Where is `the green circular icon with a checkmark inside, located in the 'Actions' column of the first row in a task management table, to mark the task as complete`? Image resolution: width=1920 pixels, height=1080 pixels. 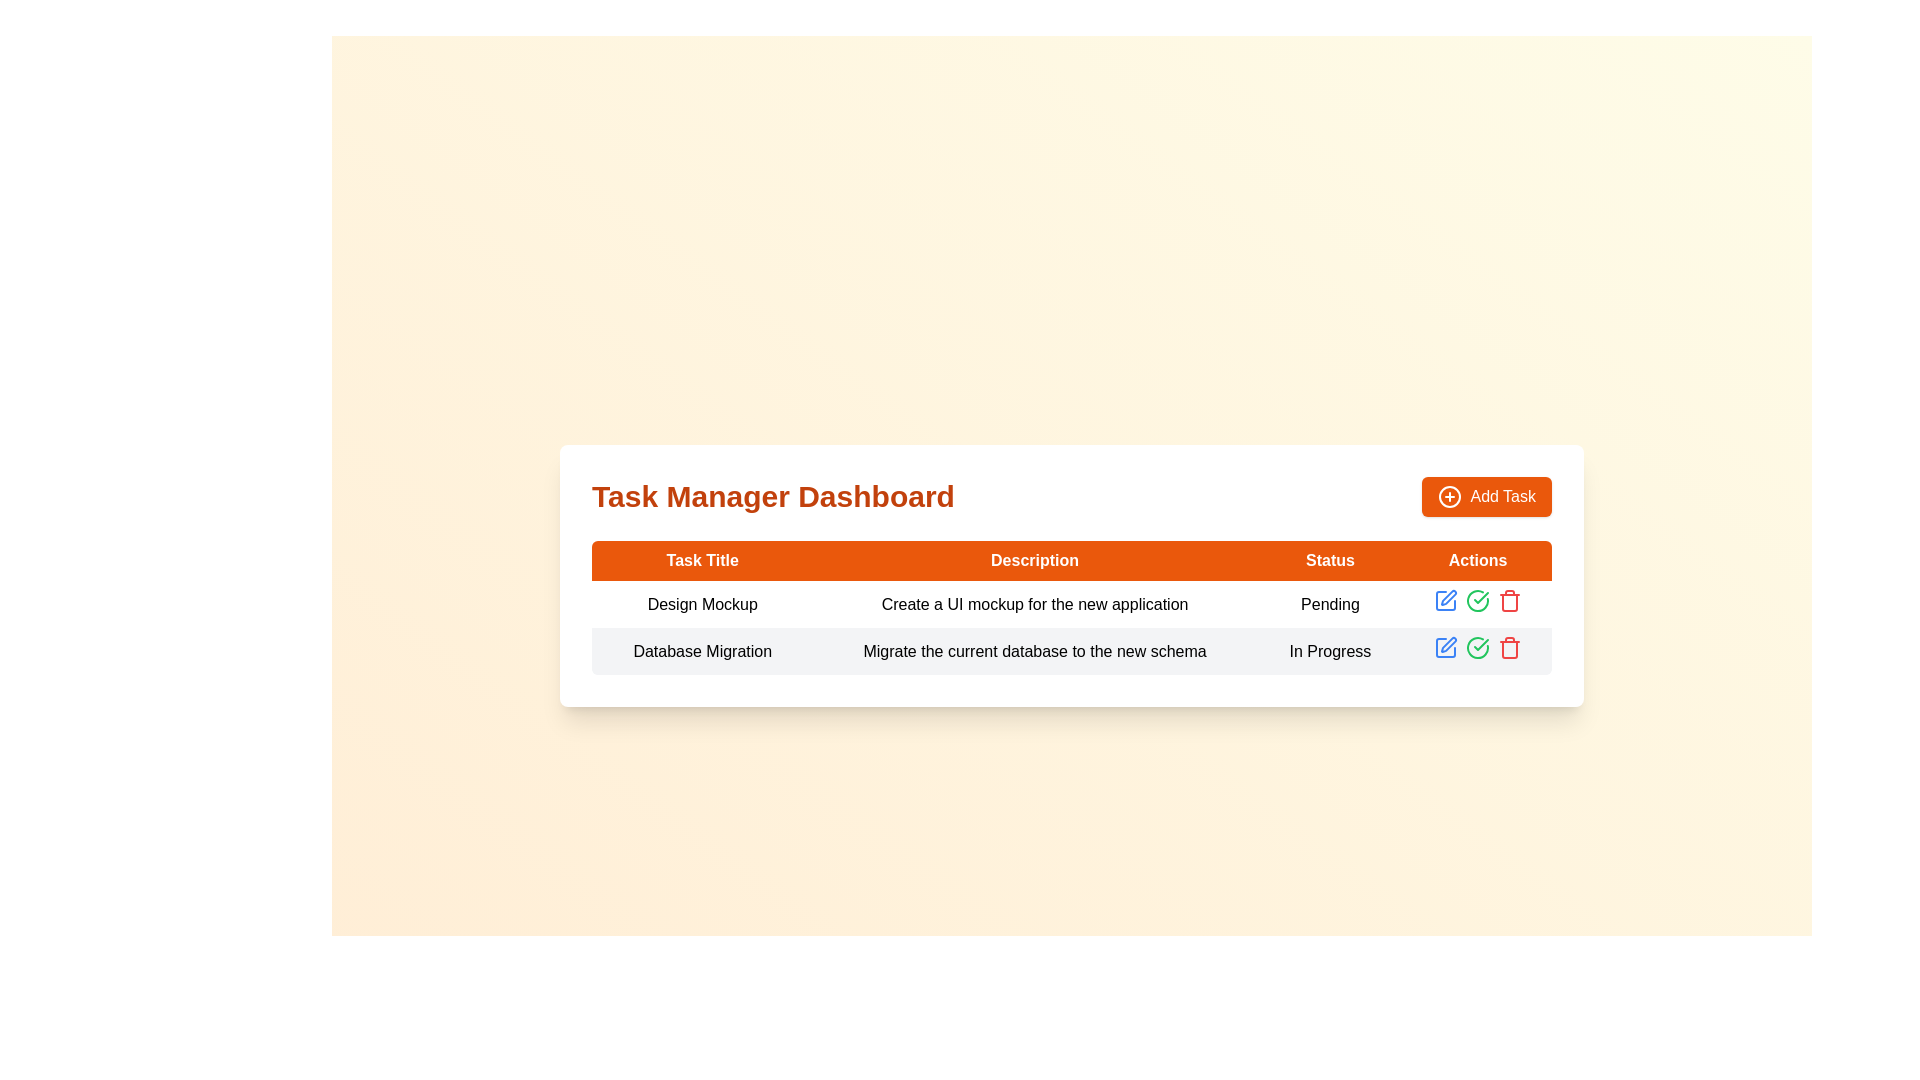
the green circular icon with a checkmark inside, located in the 'Actions' column of the first row in a task management table, to mark the task as complete is located at coordinates (1478, 603).